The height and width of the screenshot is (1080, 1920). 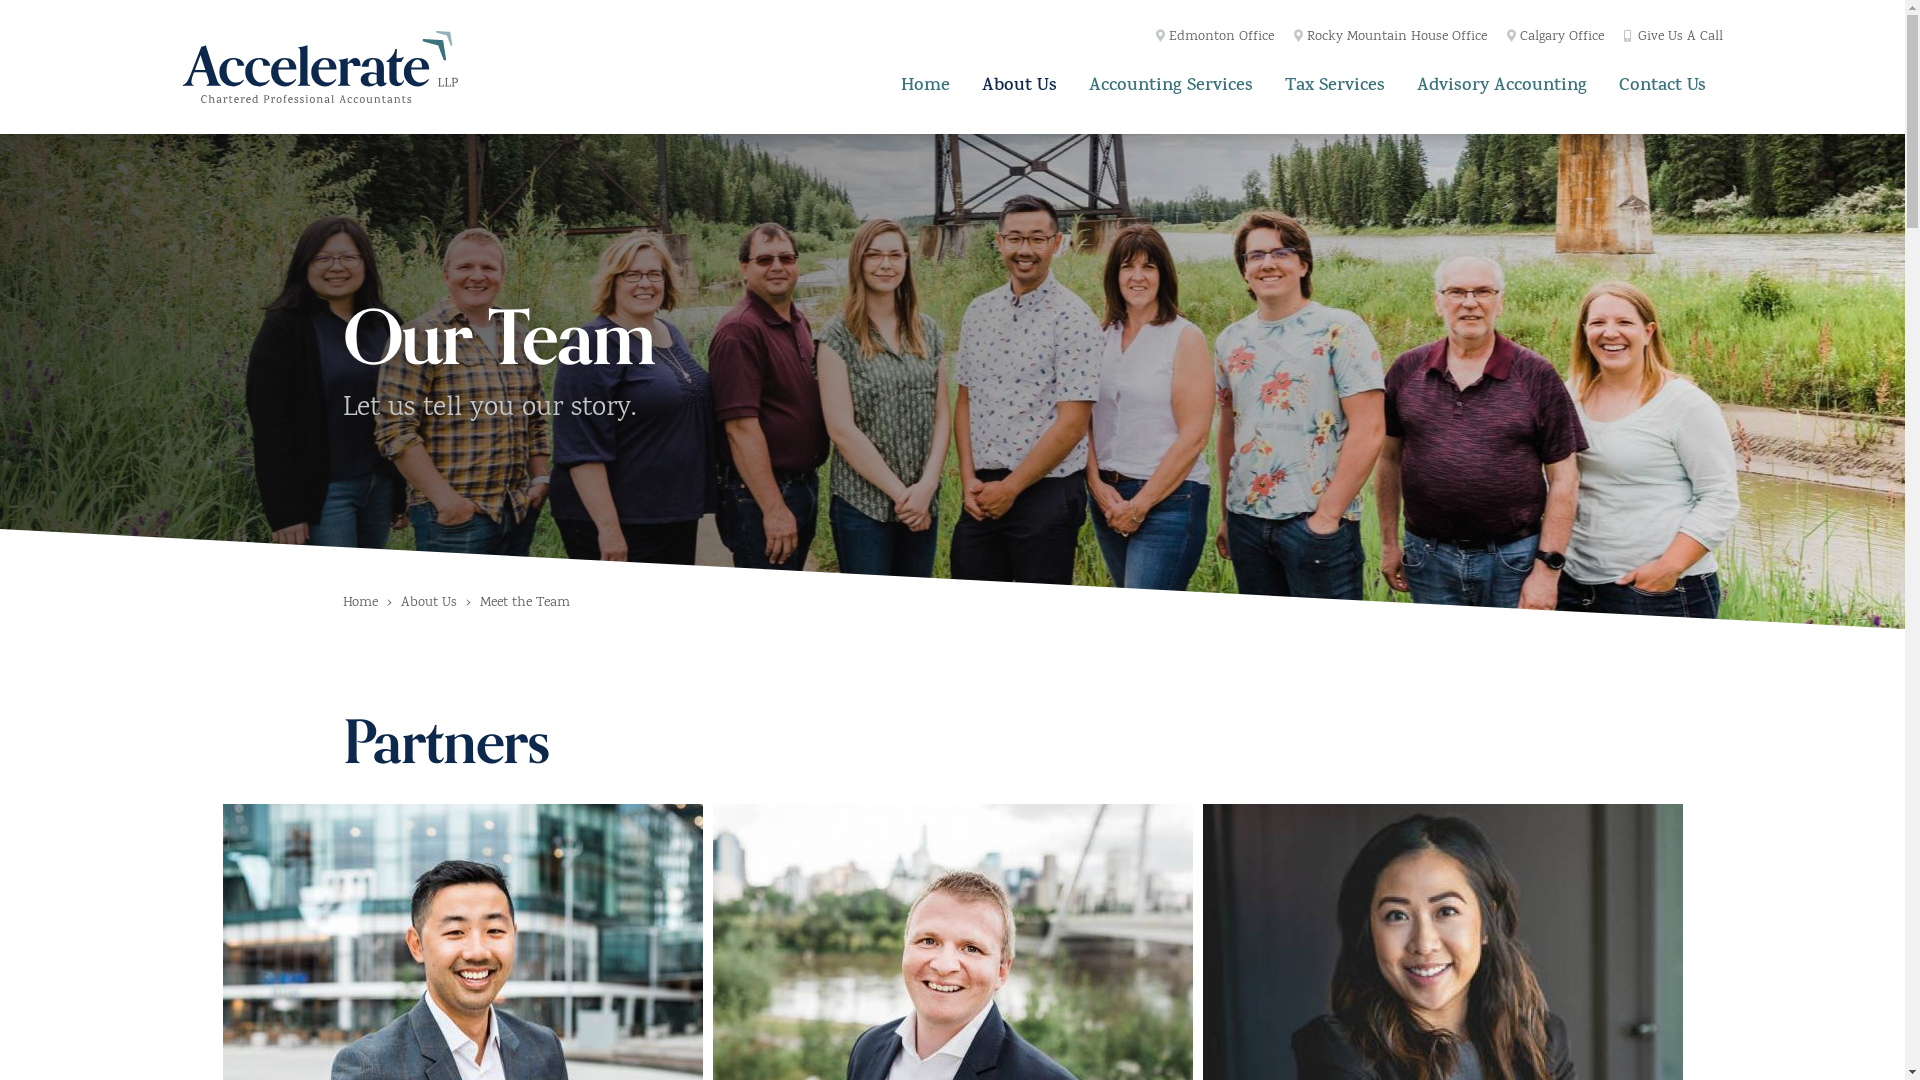 I want to click on 'Accelerate Chartered Professional Accountants', so click(x=318, y=65).